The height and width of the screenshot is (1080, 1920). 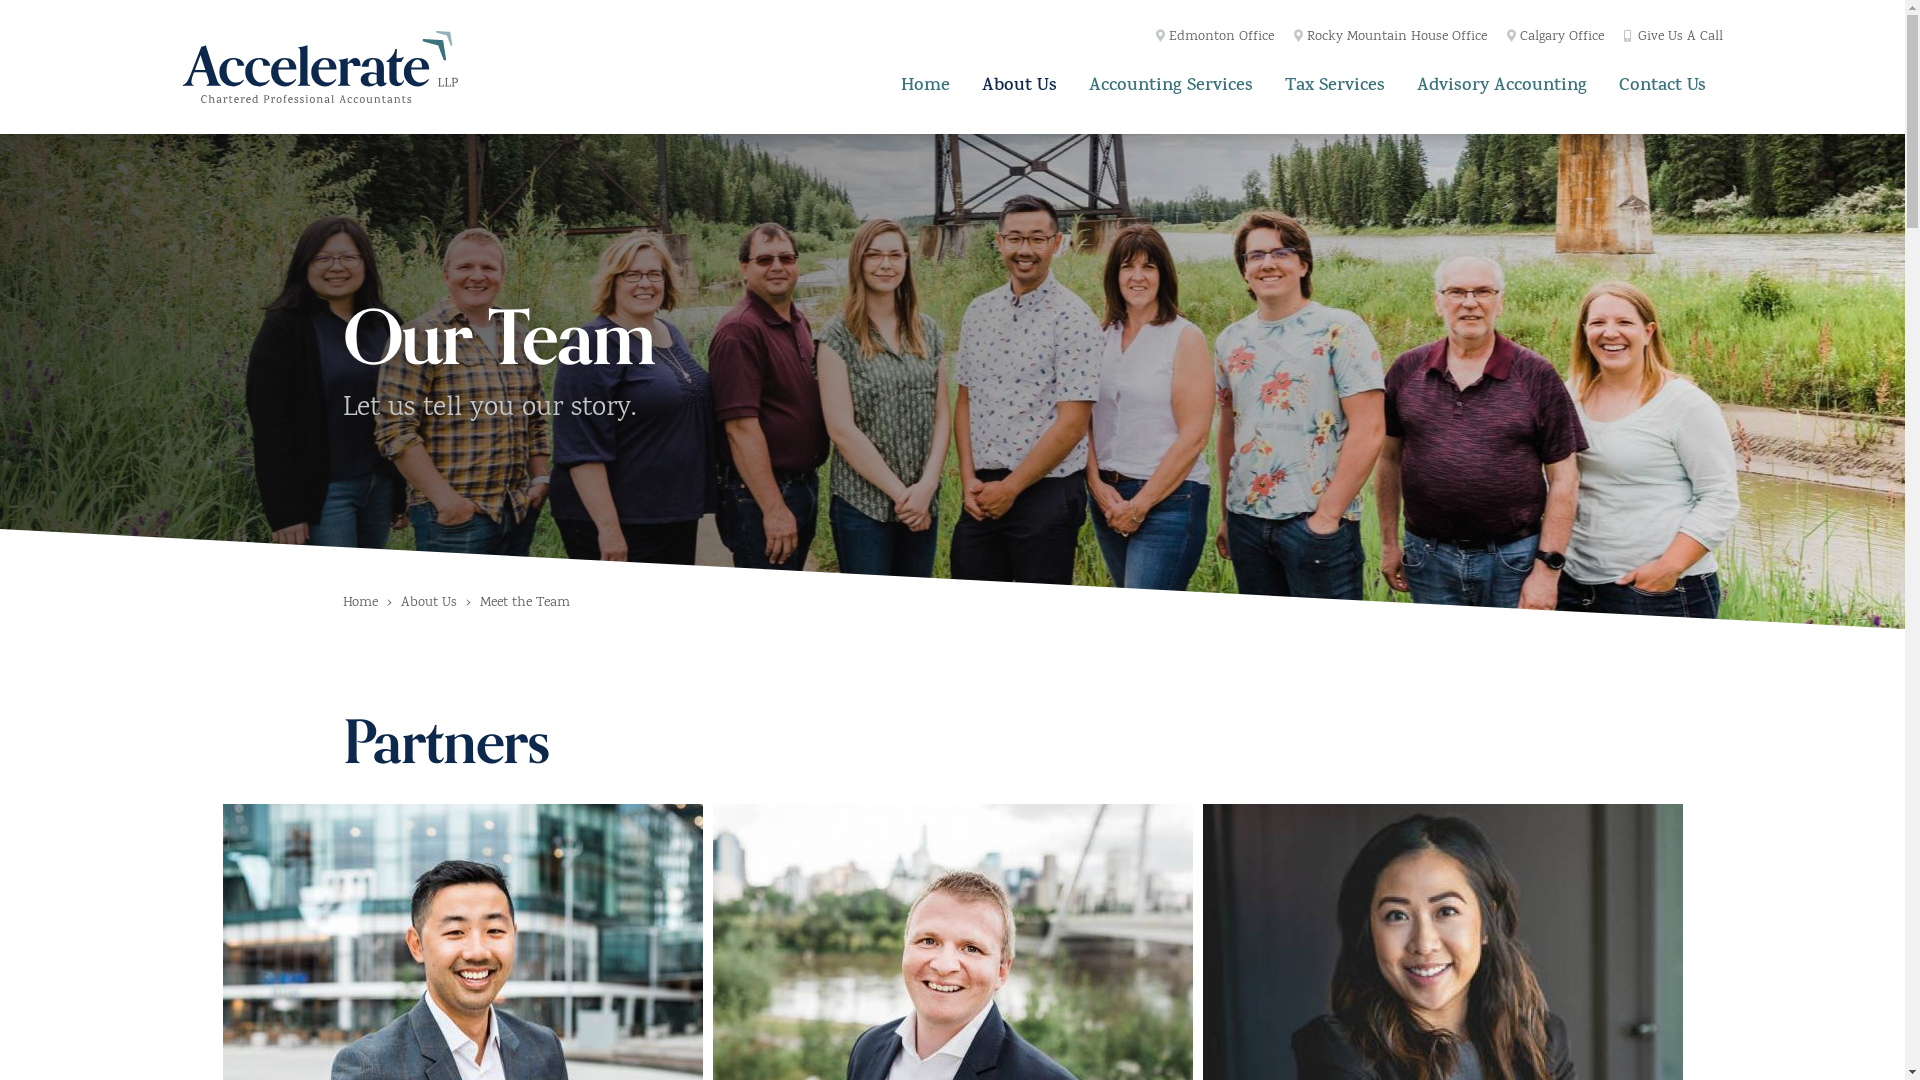 I want to click on 'Accelerate Chartered Professional Accountants', so click(x=318, y=65).